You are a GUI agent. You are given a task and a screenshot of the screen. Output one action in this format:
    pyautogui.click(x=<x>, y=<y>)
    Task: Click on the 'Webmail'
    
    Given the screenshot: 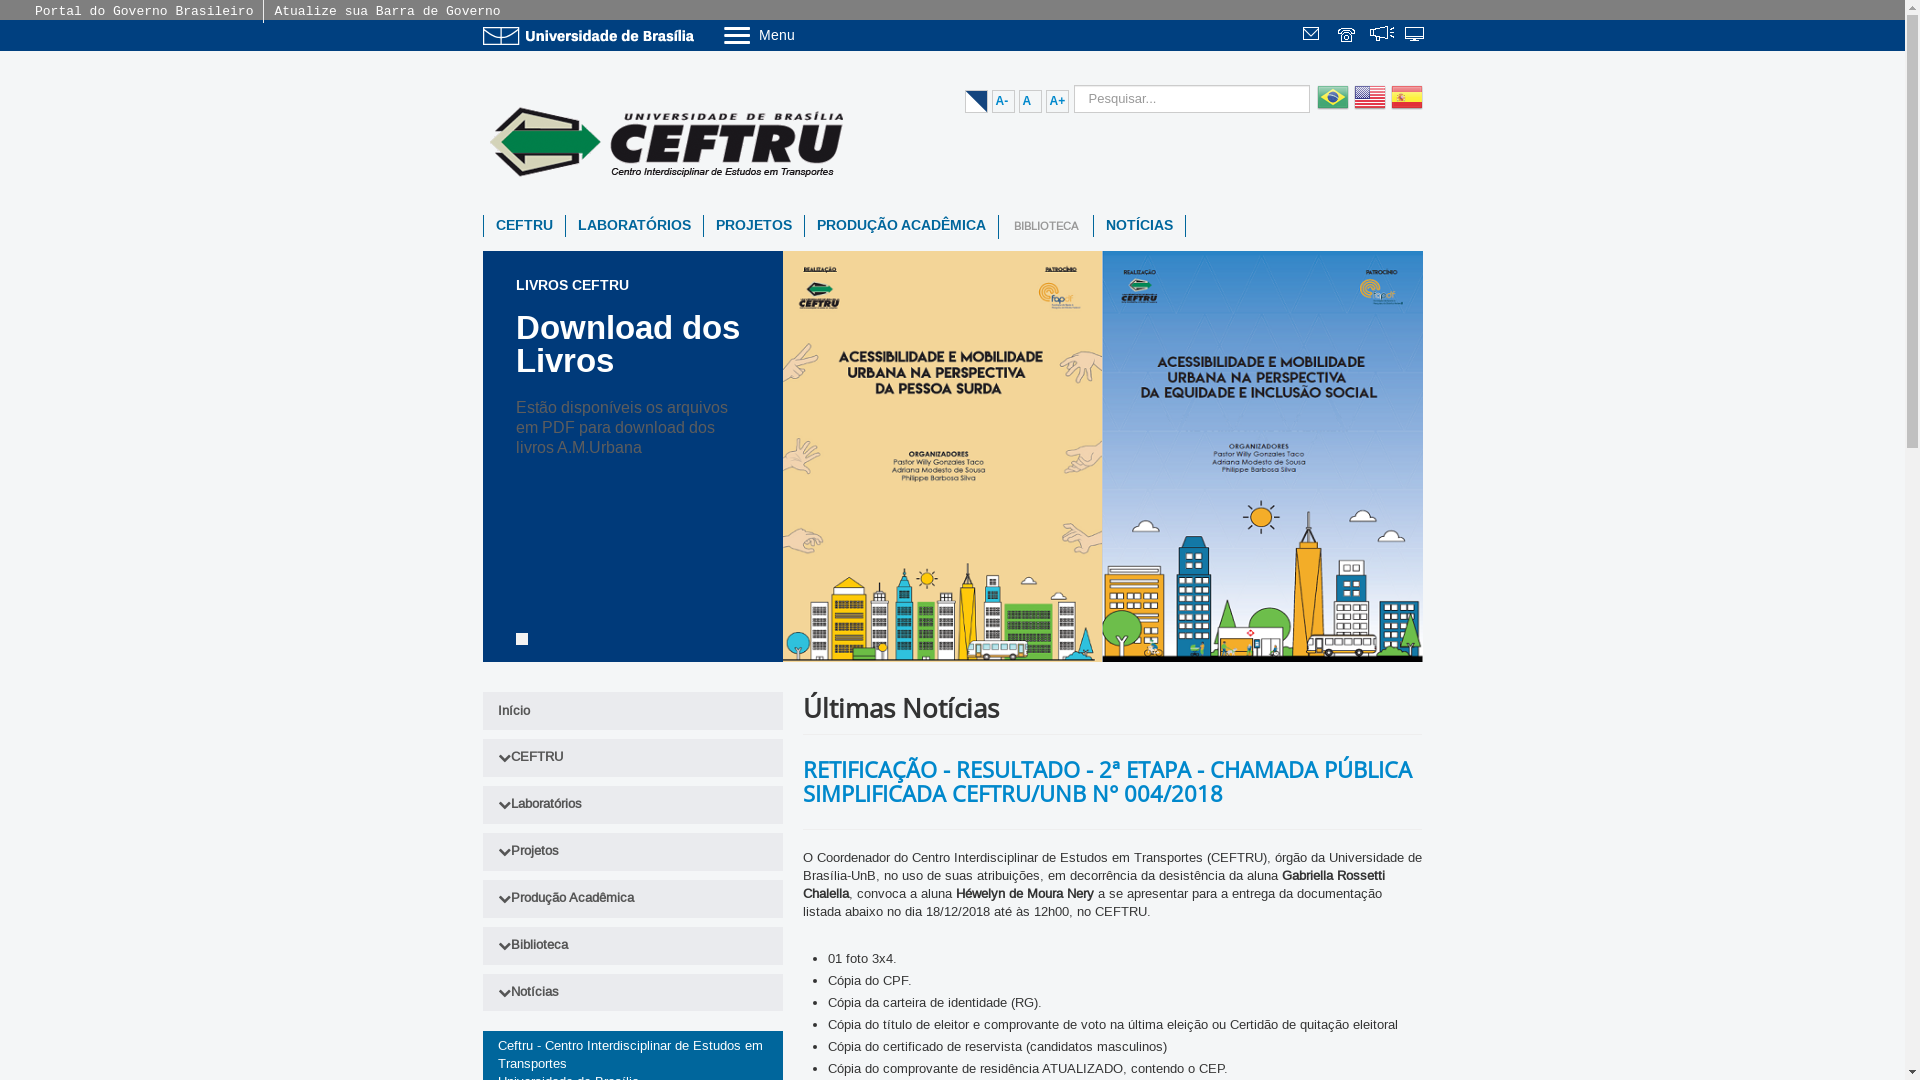 What is the action you would take?
    pyautogui.click(x=1301, y=36)
    